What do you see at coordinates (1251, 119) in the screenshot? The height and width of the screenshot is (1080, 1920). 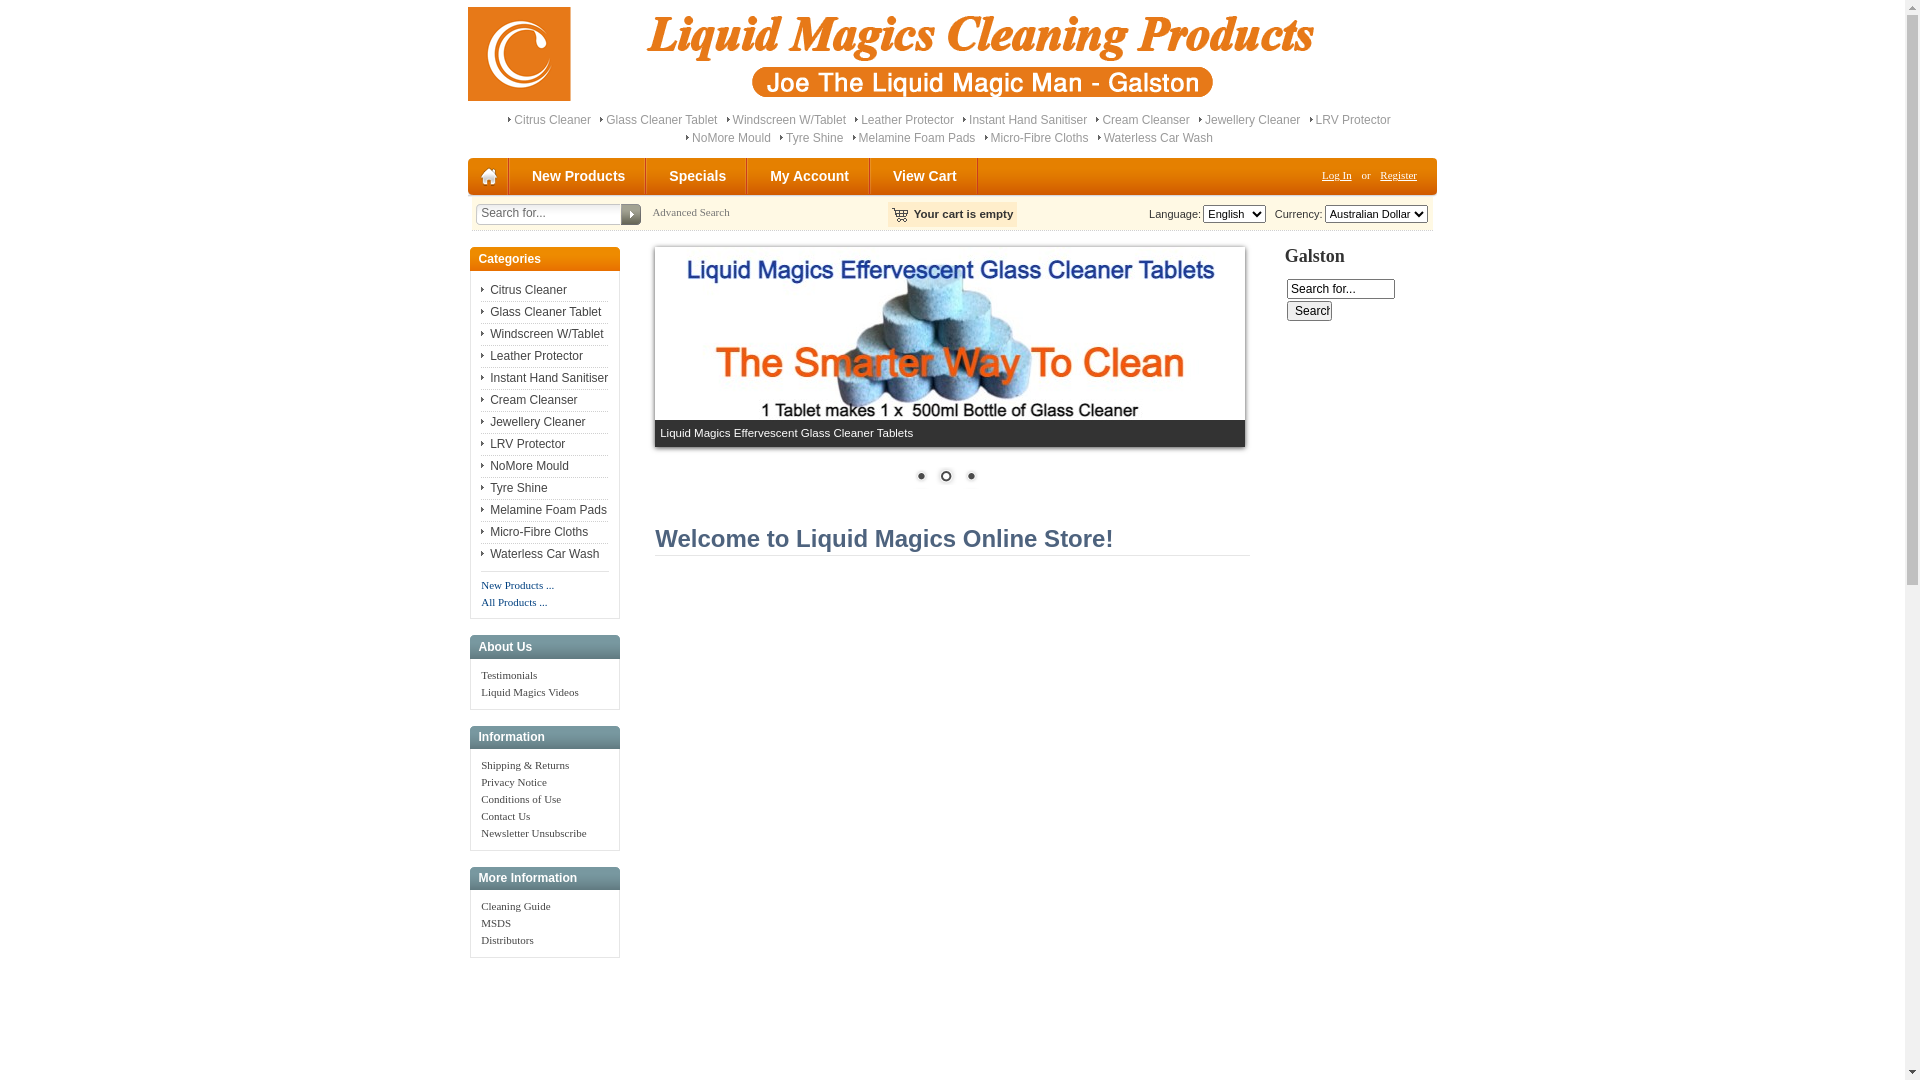 I see `'Jewellery Cleaner'` at bounding box center [1251, 119].